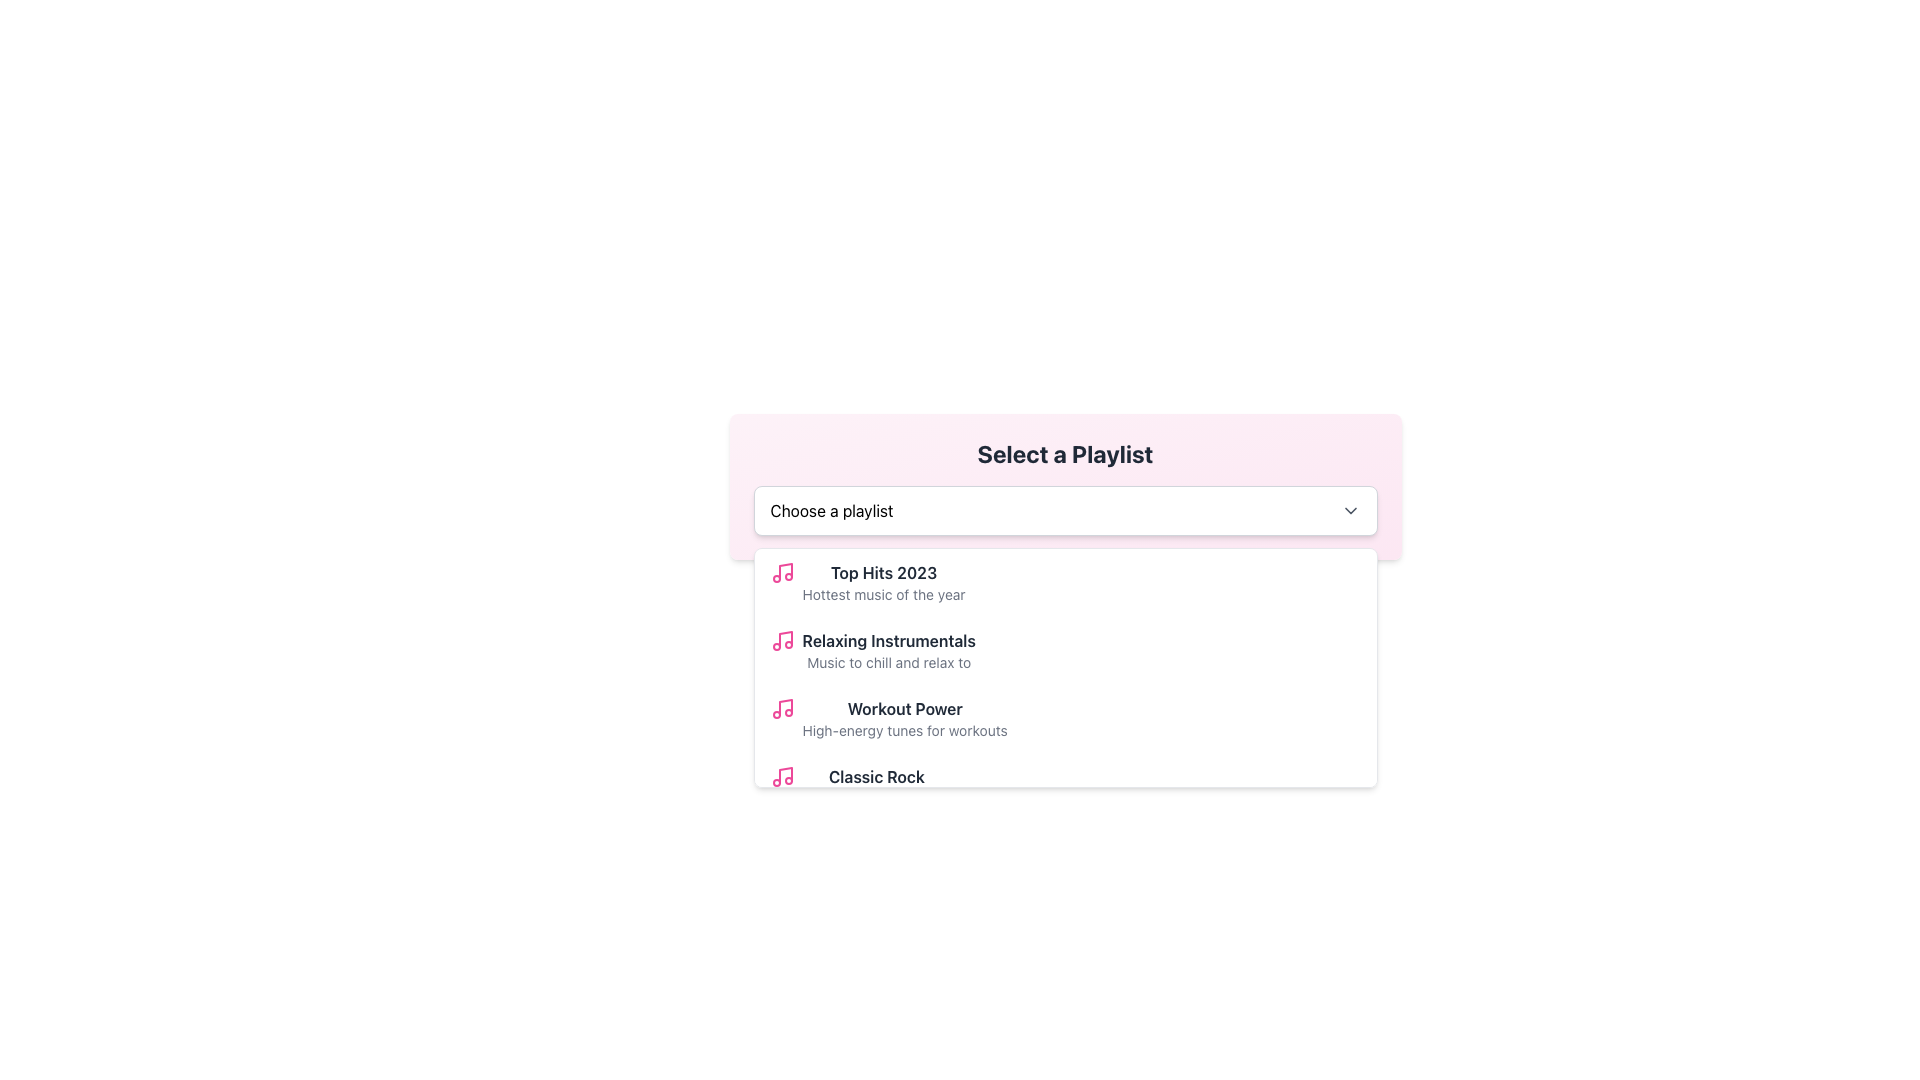 The image size is (1920, 1080). Describe the element at coordinates (888, 663) in the screenshot. I see `the text label displaying 'Music to chill and relax to'` at that location.